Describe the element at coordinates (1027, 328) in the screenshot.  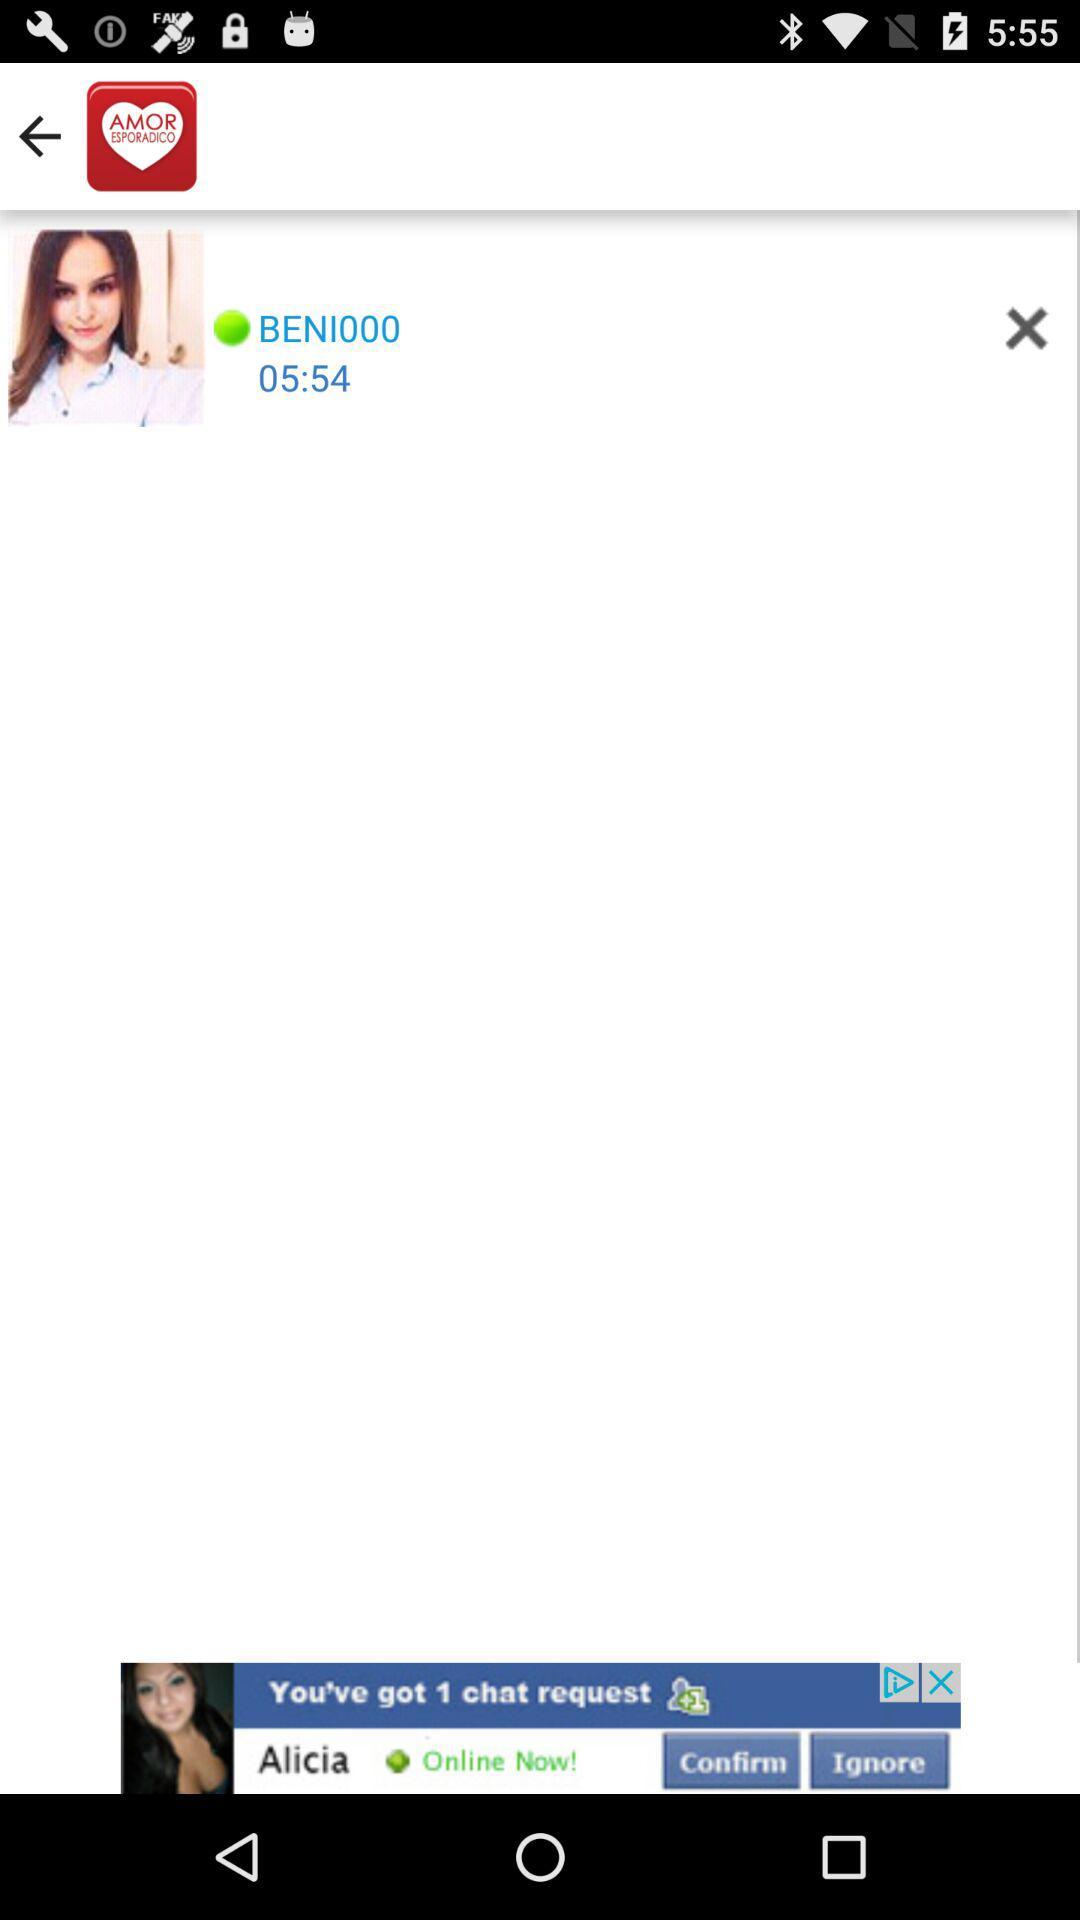
I see `delete message` at that location.